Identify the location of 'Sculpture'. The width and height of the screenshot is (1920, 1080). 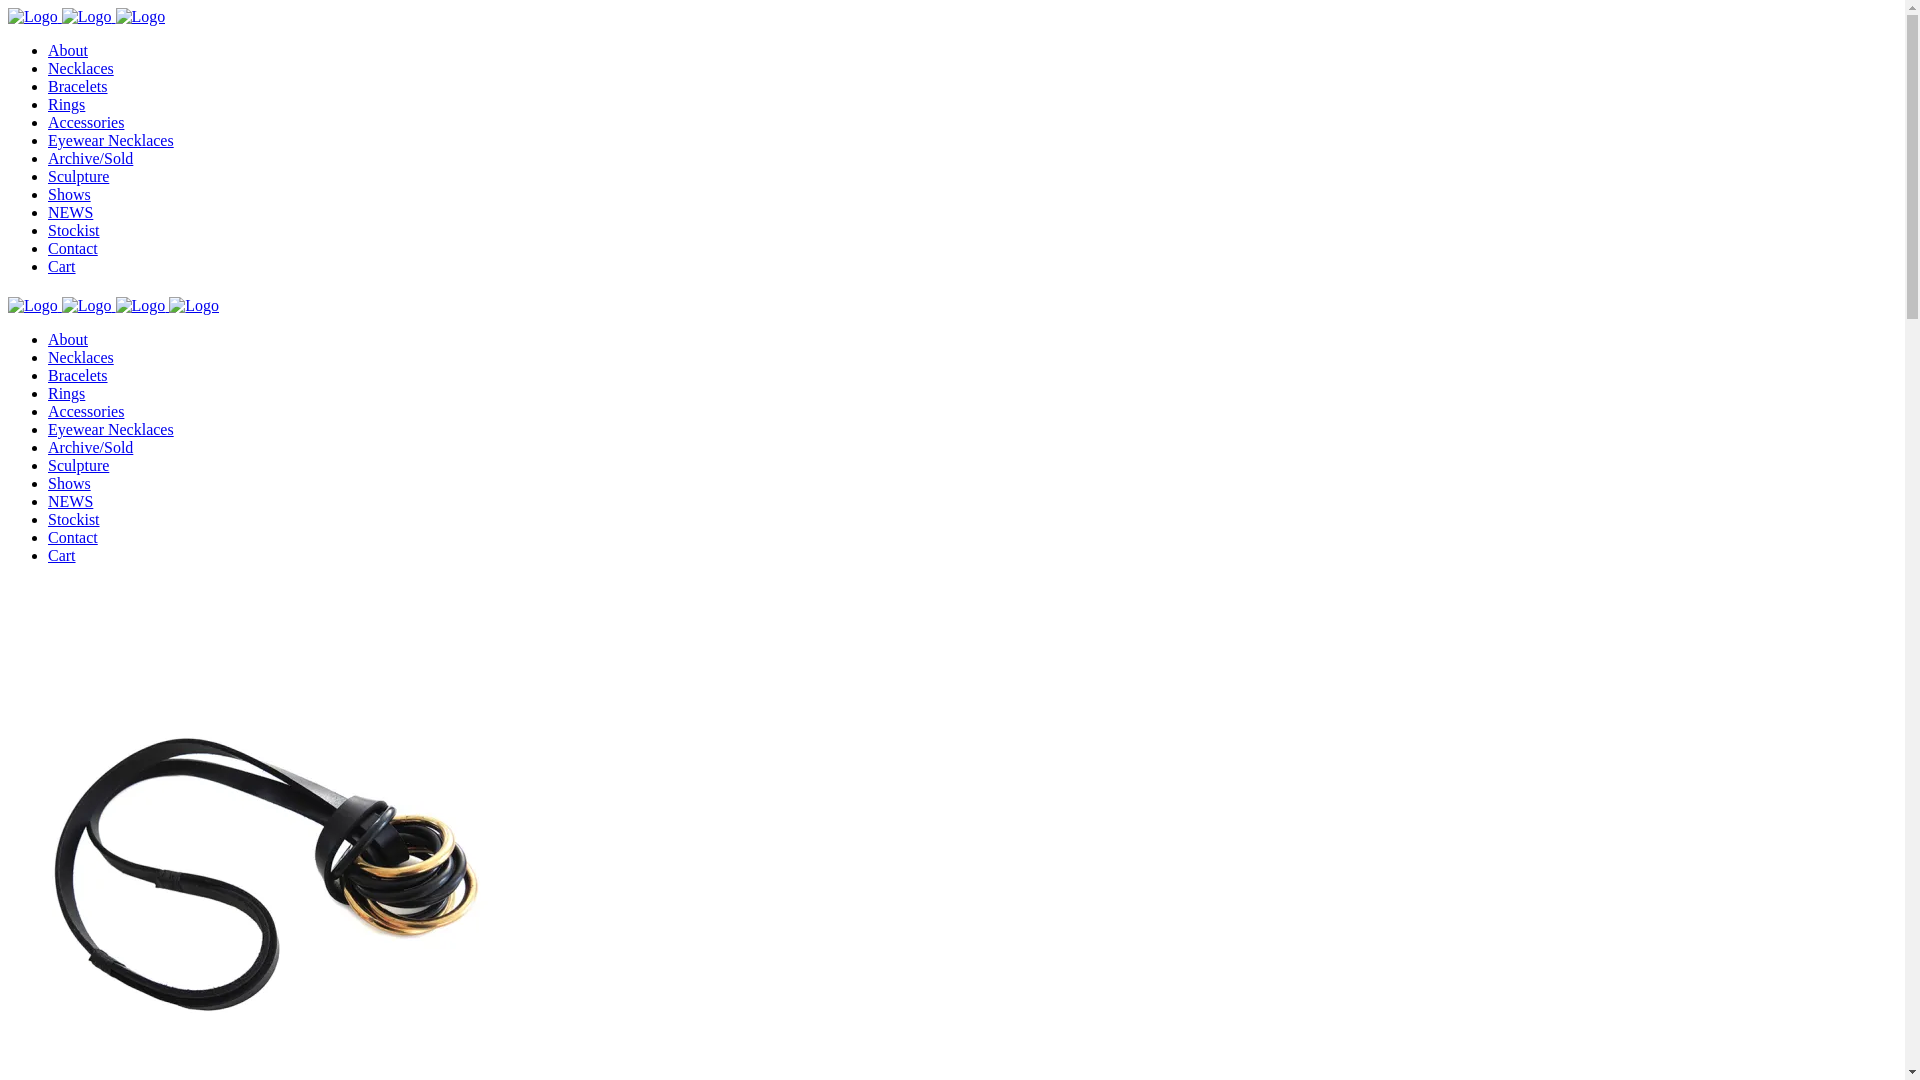
(78, 465).